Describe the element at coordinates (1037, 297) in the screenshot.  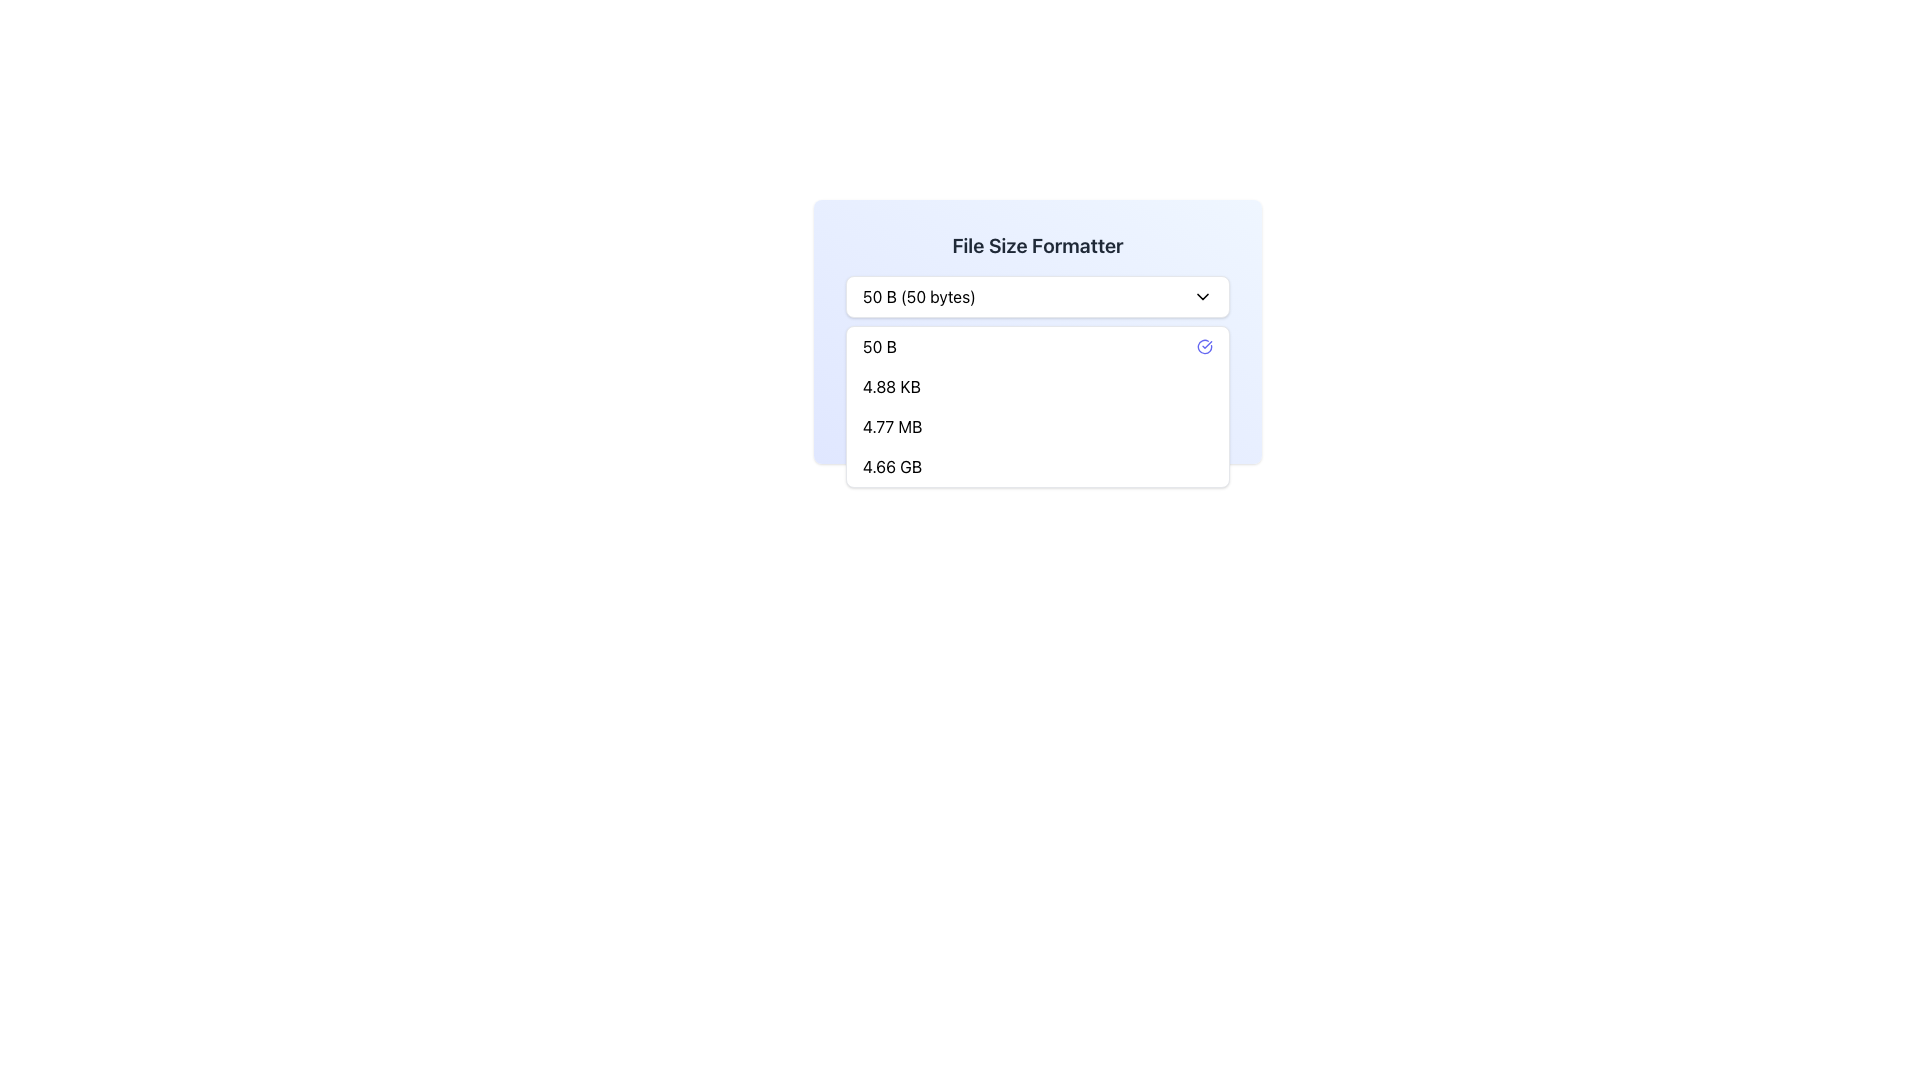
I see `the dropdown menu for selecting specific file sizes located within the 'File Size Formatter' card, allowing for keyboard navigation` at that location.